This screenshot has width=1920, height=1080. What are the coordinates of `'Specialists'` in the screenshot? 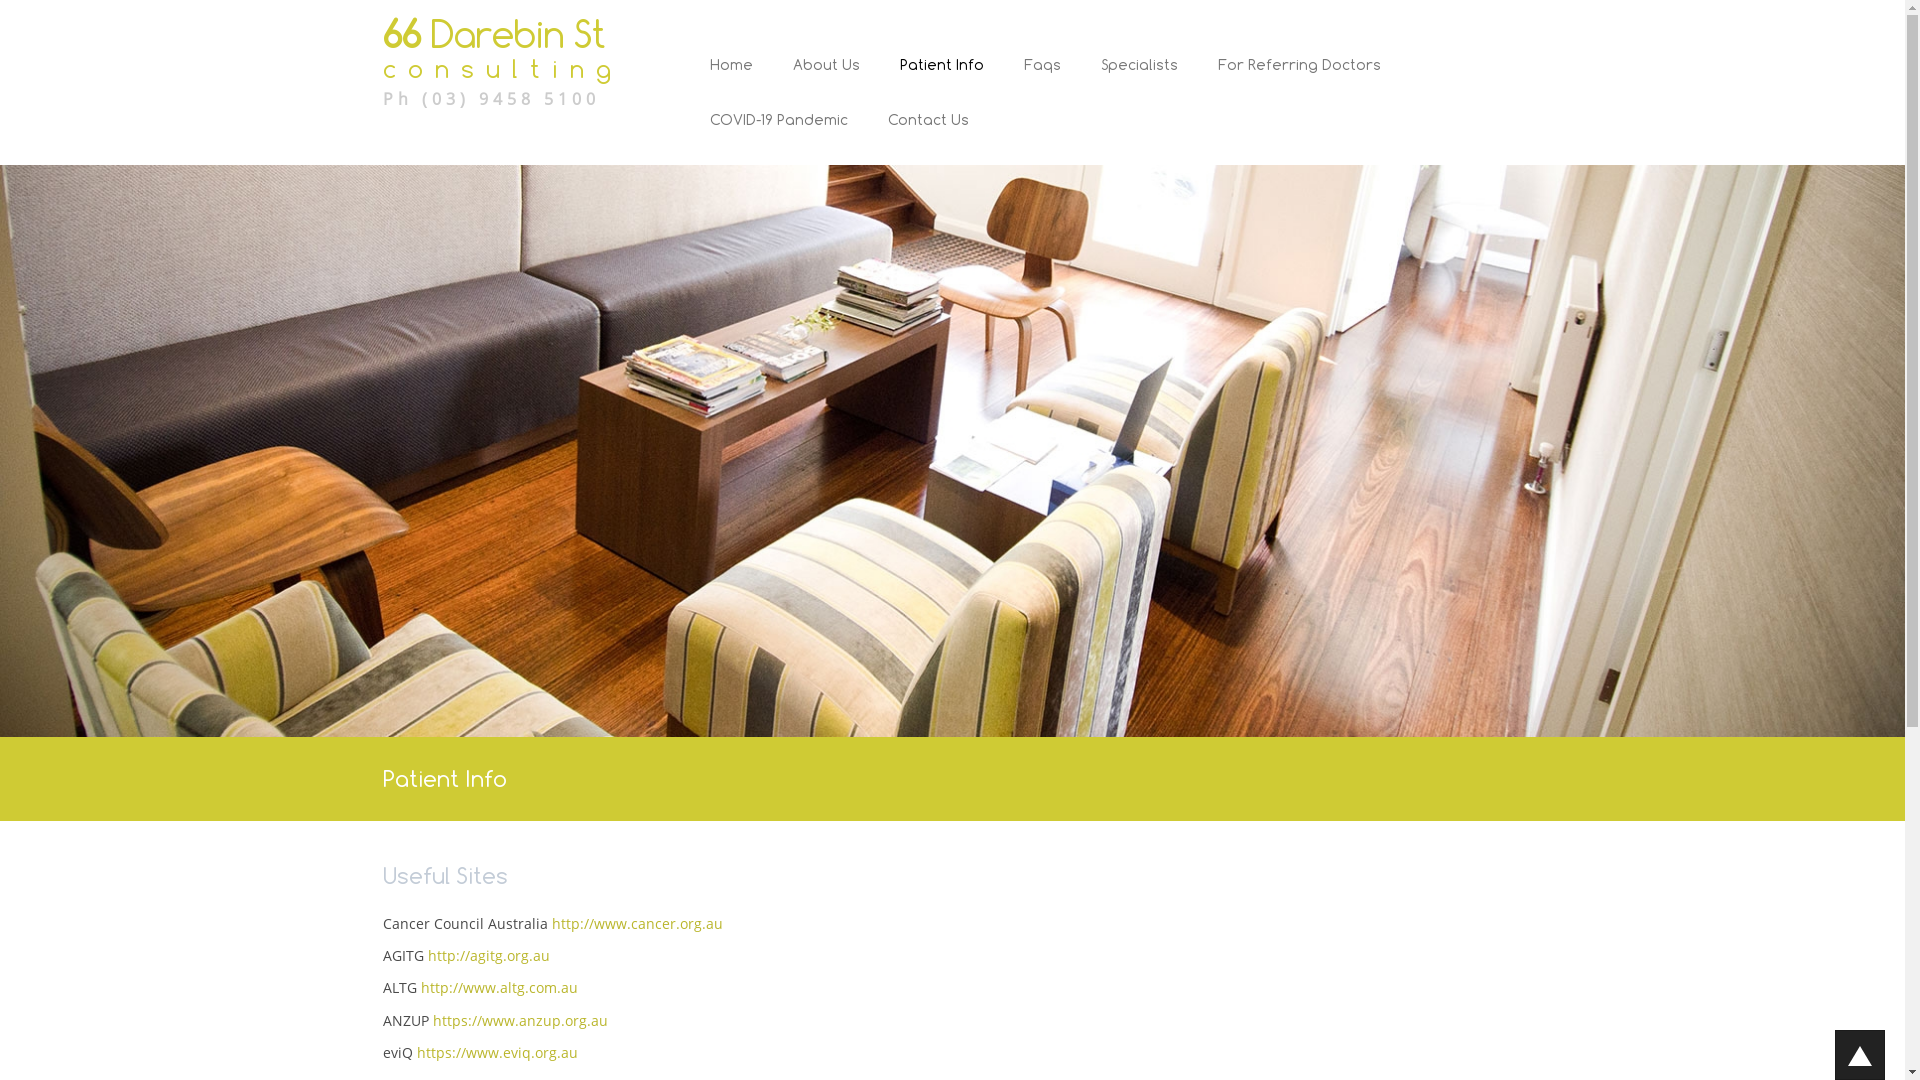 It's located at (1139, 81).